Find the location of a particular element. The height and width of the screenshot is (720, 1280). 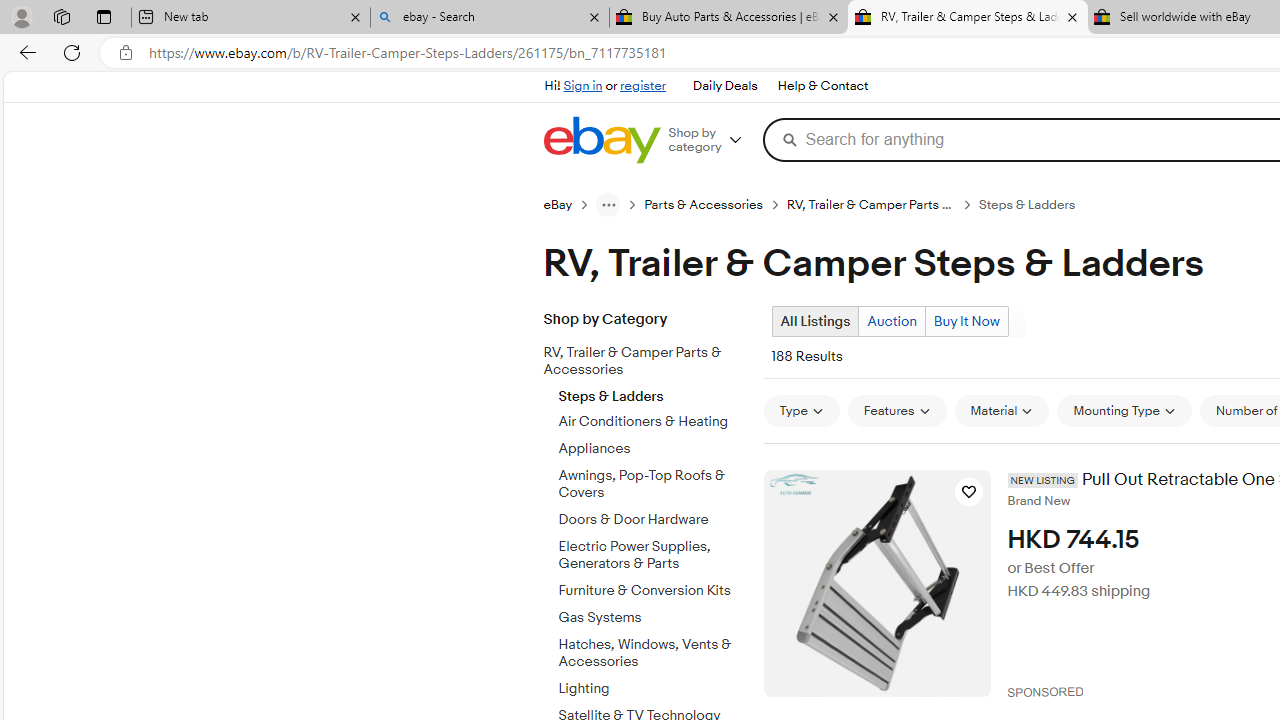

'Awnings, Pop-Top Roofs & Covers' is located at coordinates (653, 481).